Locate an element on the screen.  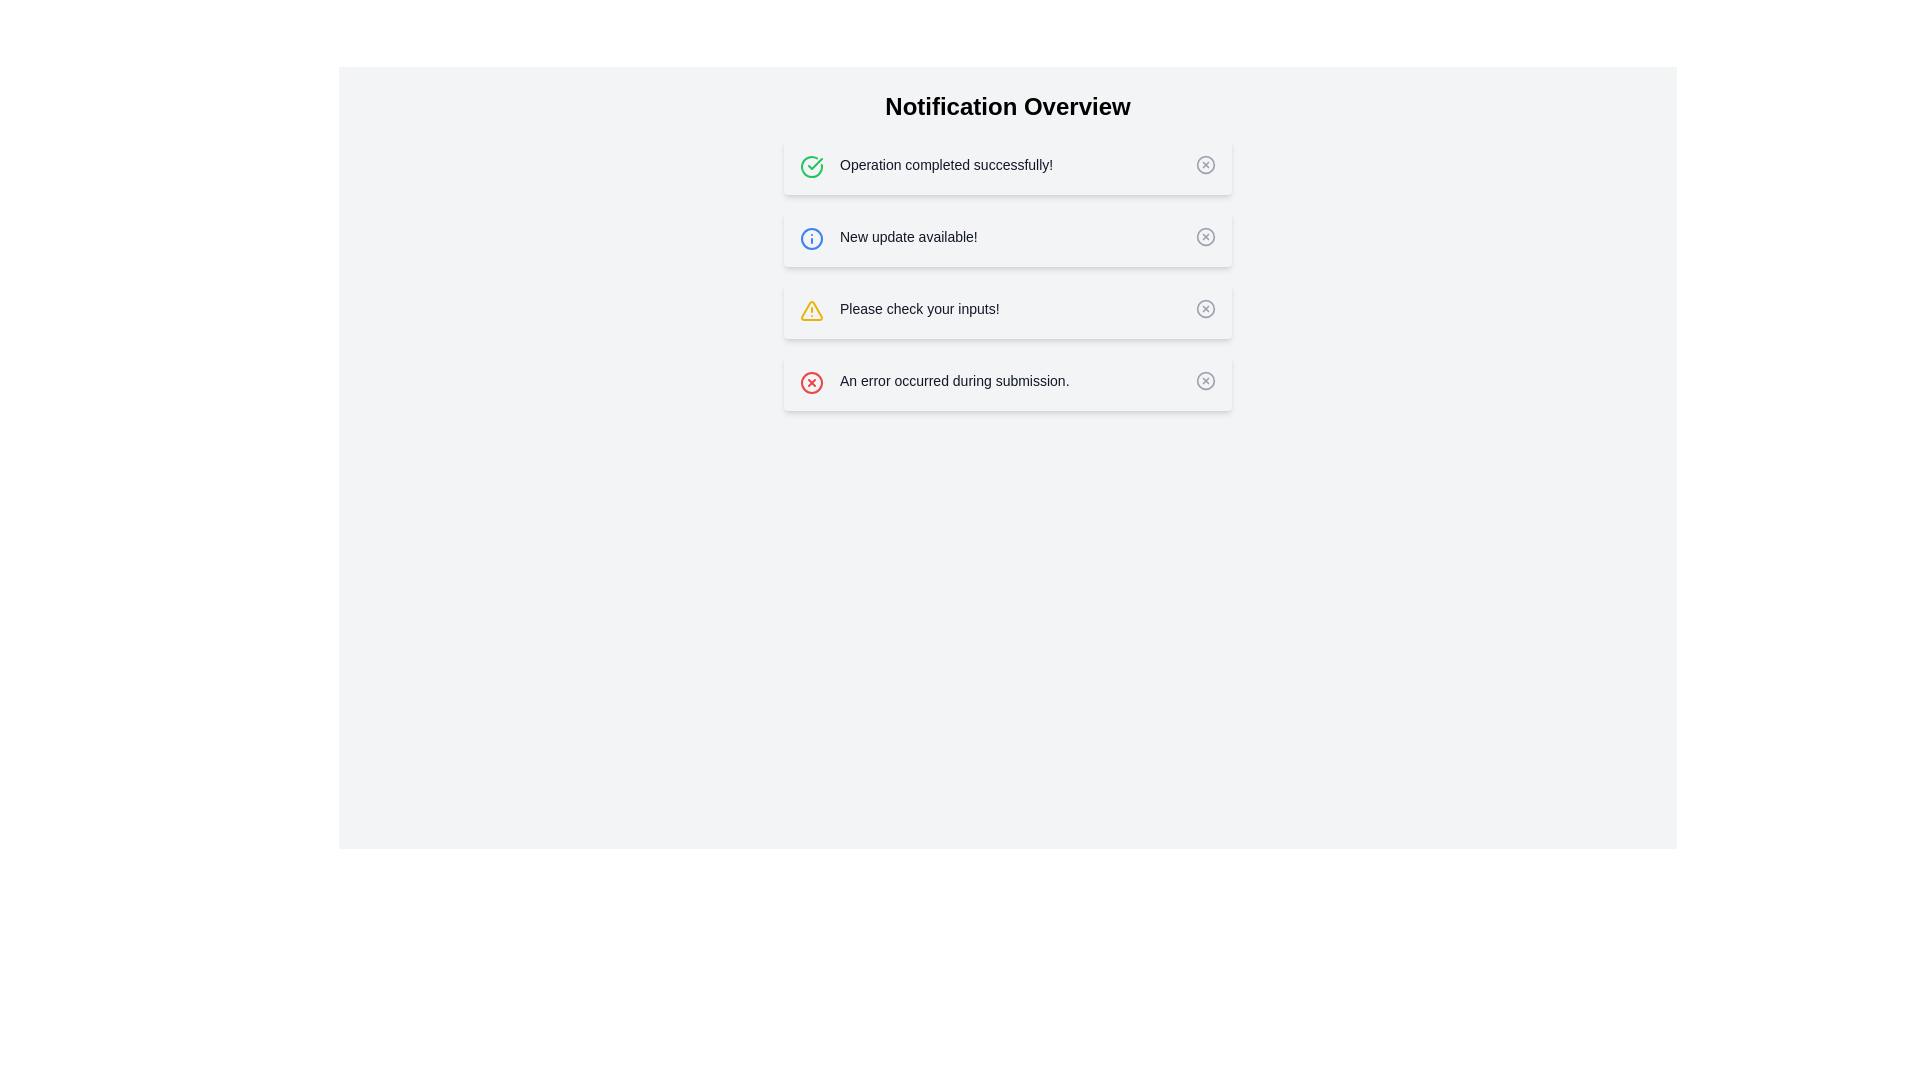
the close button with an 'X' icon located in the top-right area of the notification card displaying 'New update available!' is located at coordinates (1204, 235).